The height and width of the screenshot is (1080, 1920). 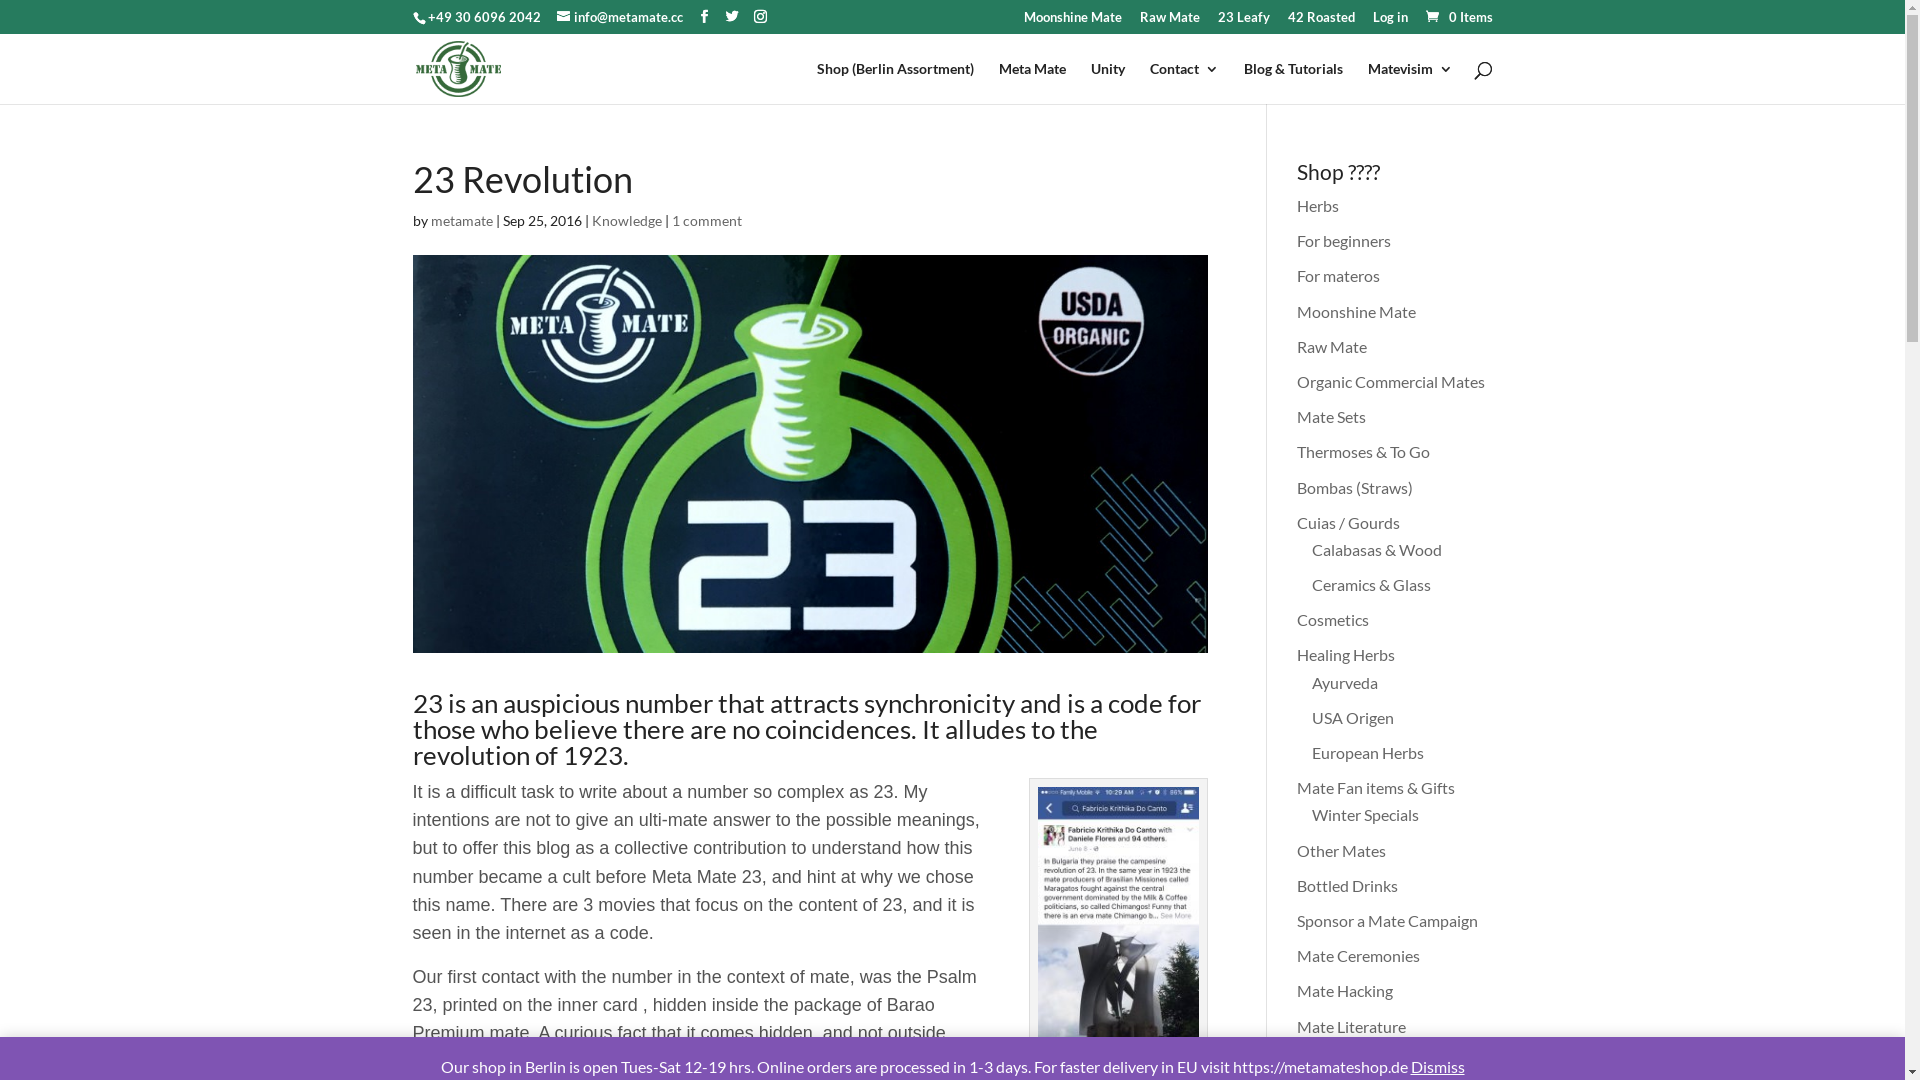 I want to click on 'Winter Specials', so click(x=1364, y=814).